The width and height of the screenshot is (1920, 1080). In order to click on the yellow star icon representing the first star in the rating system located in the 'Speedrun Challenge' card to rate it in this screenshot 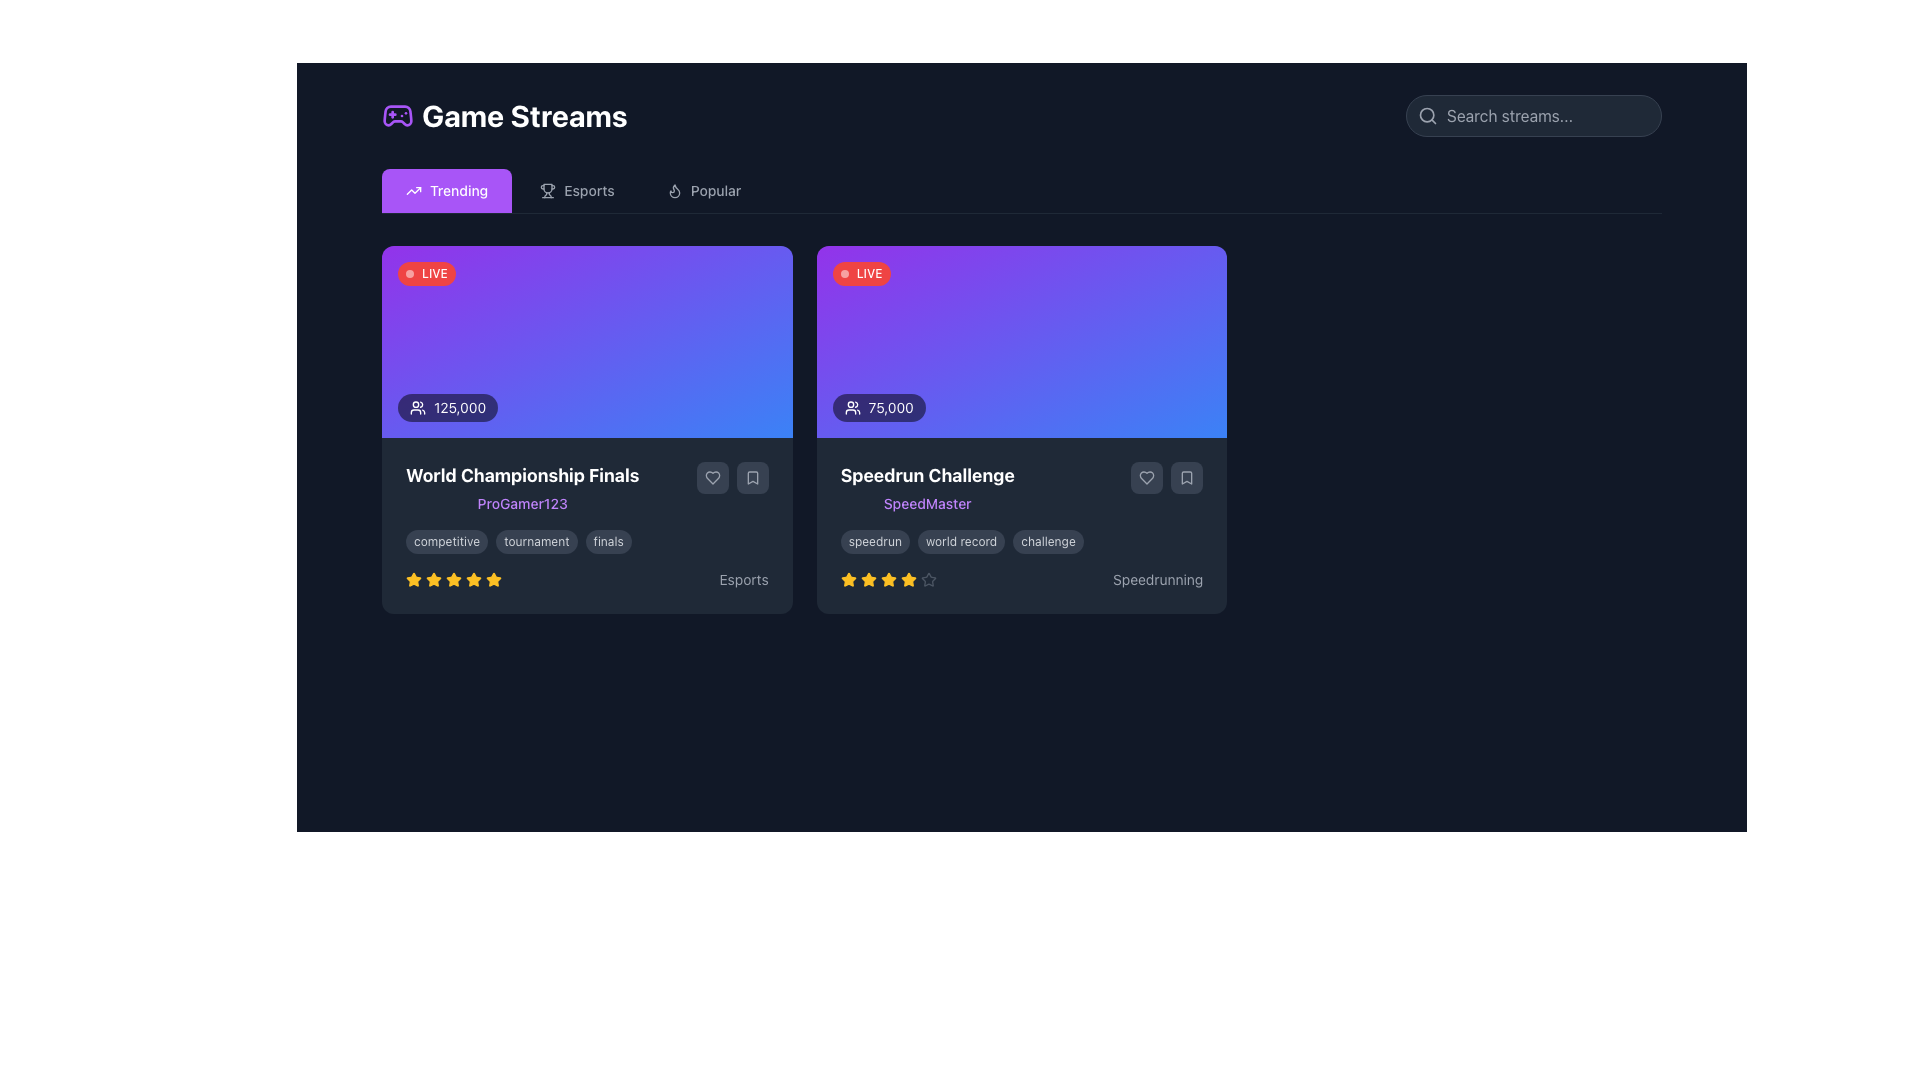, I will do `click(848, 579)`.